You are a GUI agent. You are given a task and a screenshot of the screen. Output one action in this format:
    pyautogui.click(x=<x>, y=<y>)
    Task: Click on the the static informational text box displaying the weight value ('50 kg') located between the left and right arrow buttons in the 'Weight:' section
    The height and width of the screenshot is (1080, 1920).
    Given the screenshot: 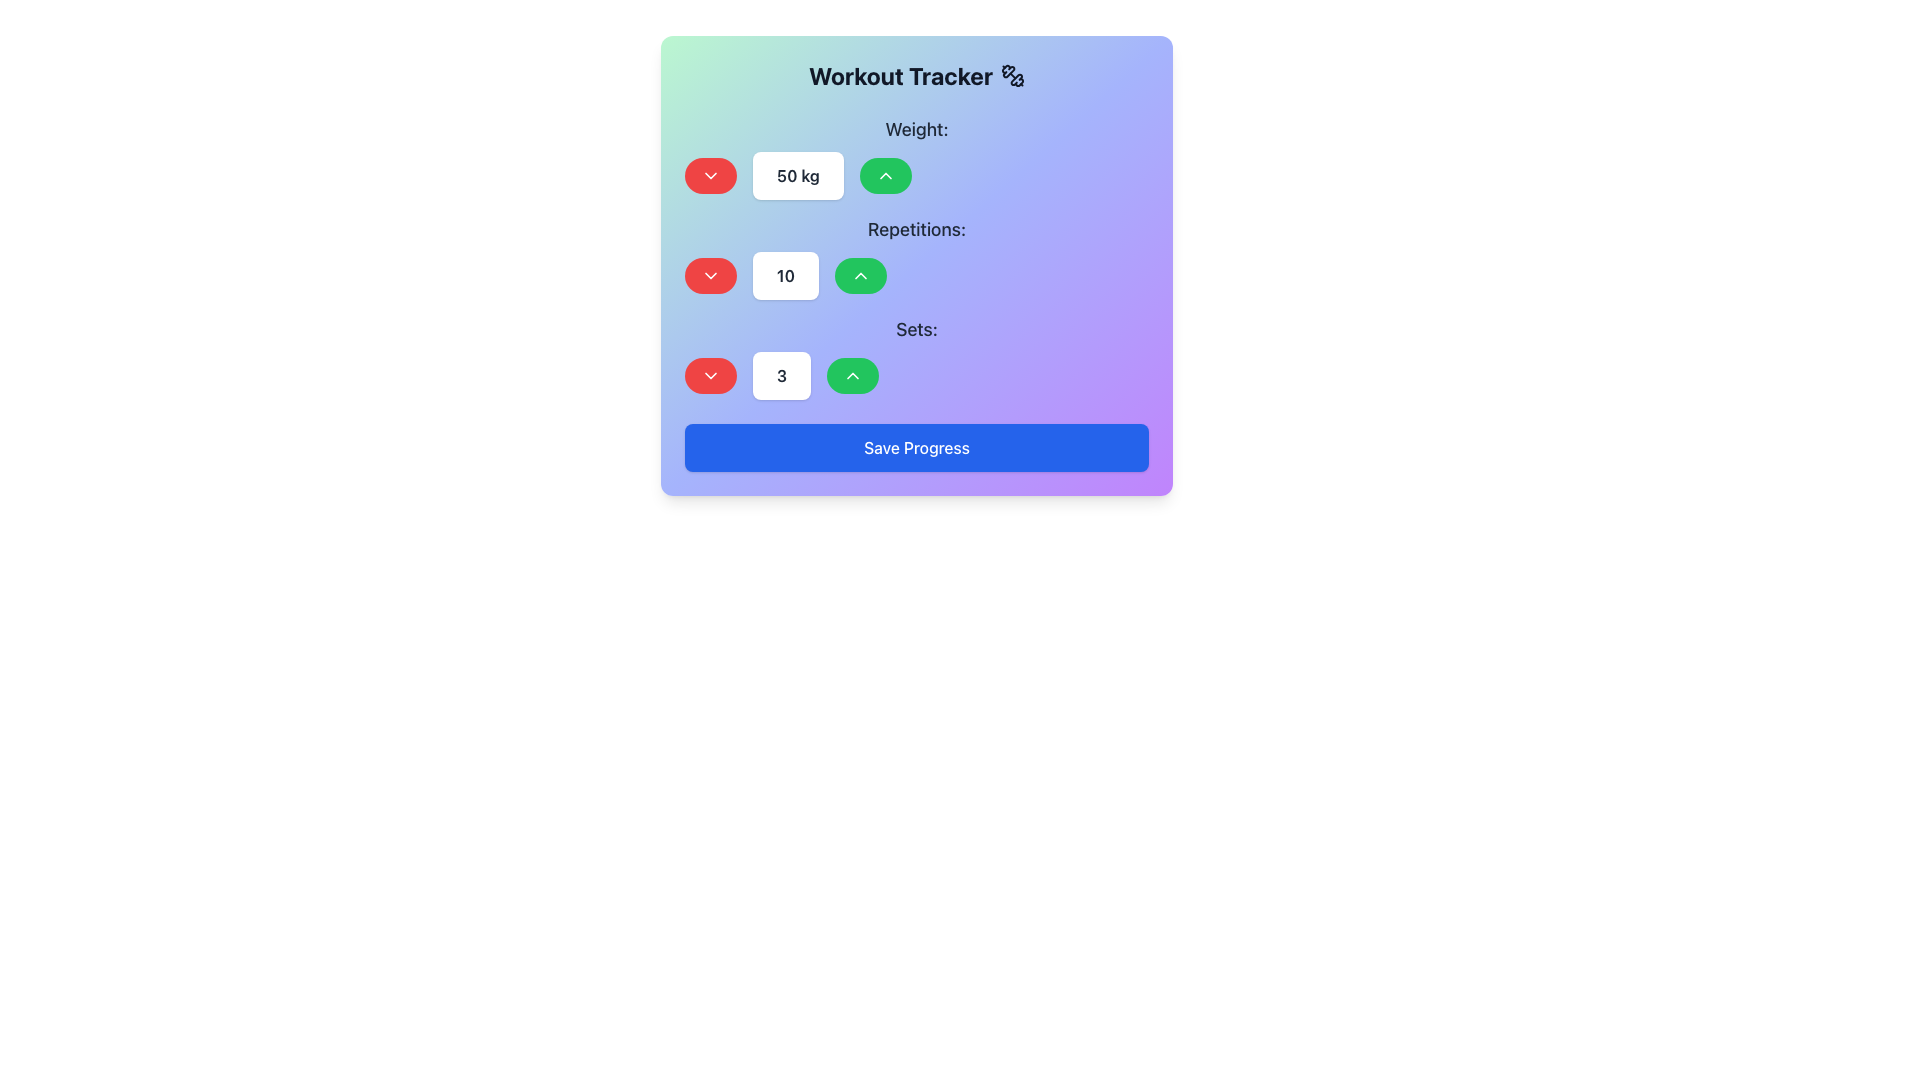 What is the action you would take?
    pyautogui.click(x=797, y=175)
    